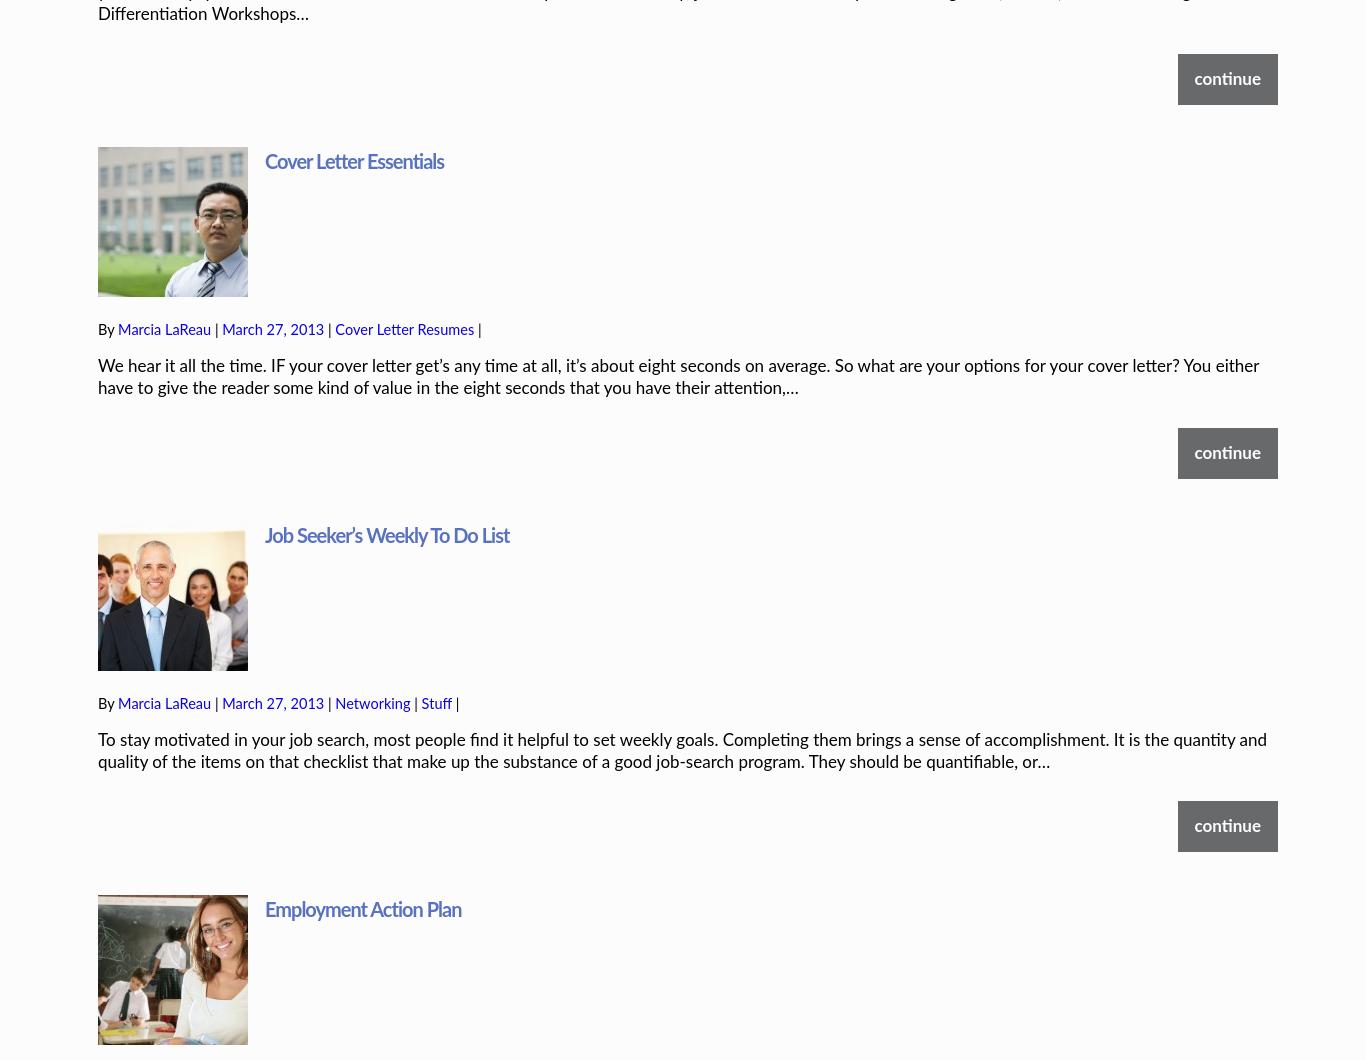 Image resolution: width=1366 pixels, height=1060 pixels. What do you see at coordinates (361, 841) in the screenshot?
I see `'Employment Action Plan'` at bounding box center [361, 841].